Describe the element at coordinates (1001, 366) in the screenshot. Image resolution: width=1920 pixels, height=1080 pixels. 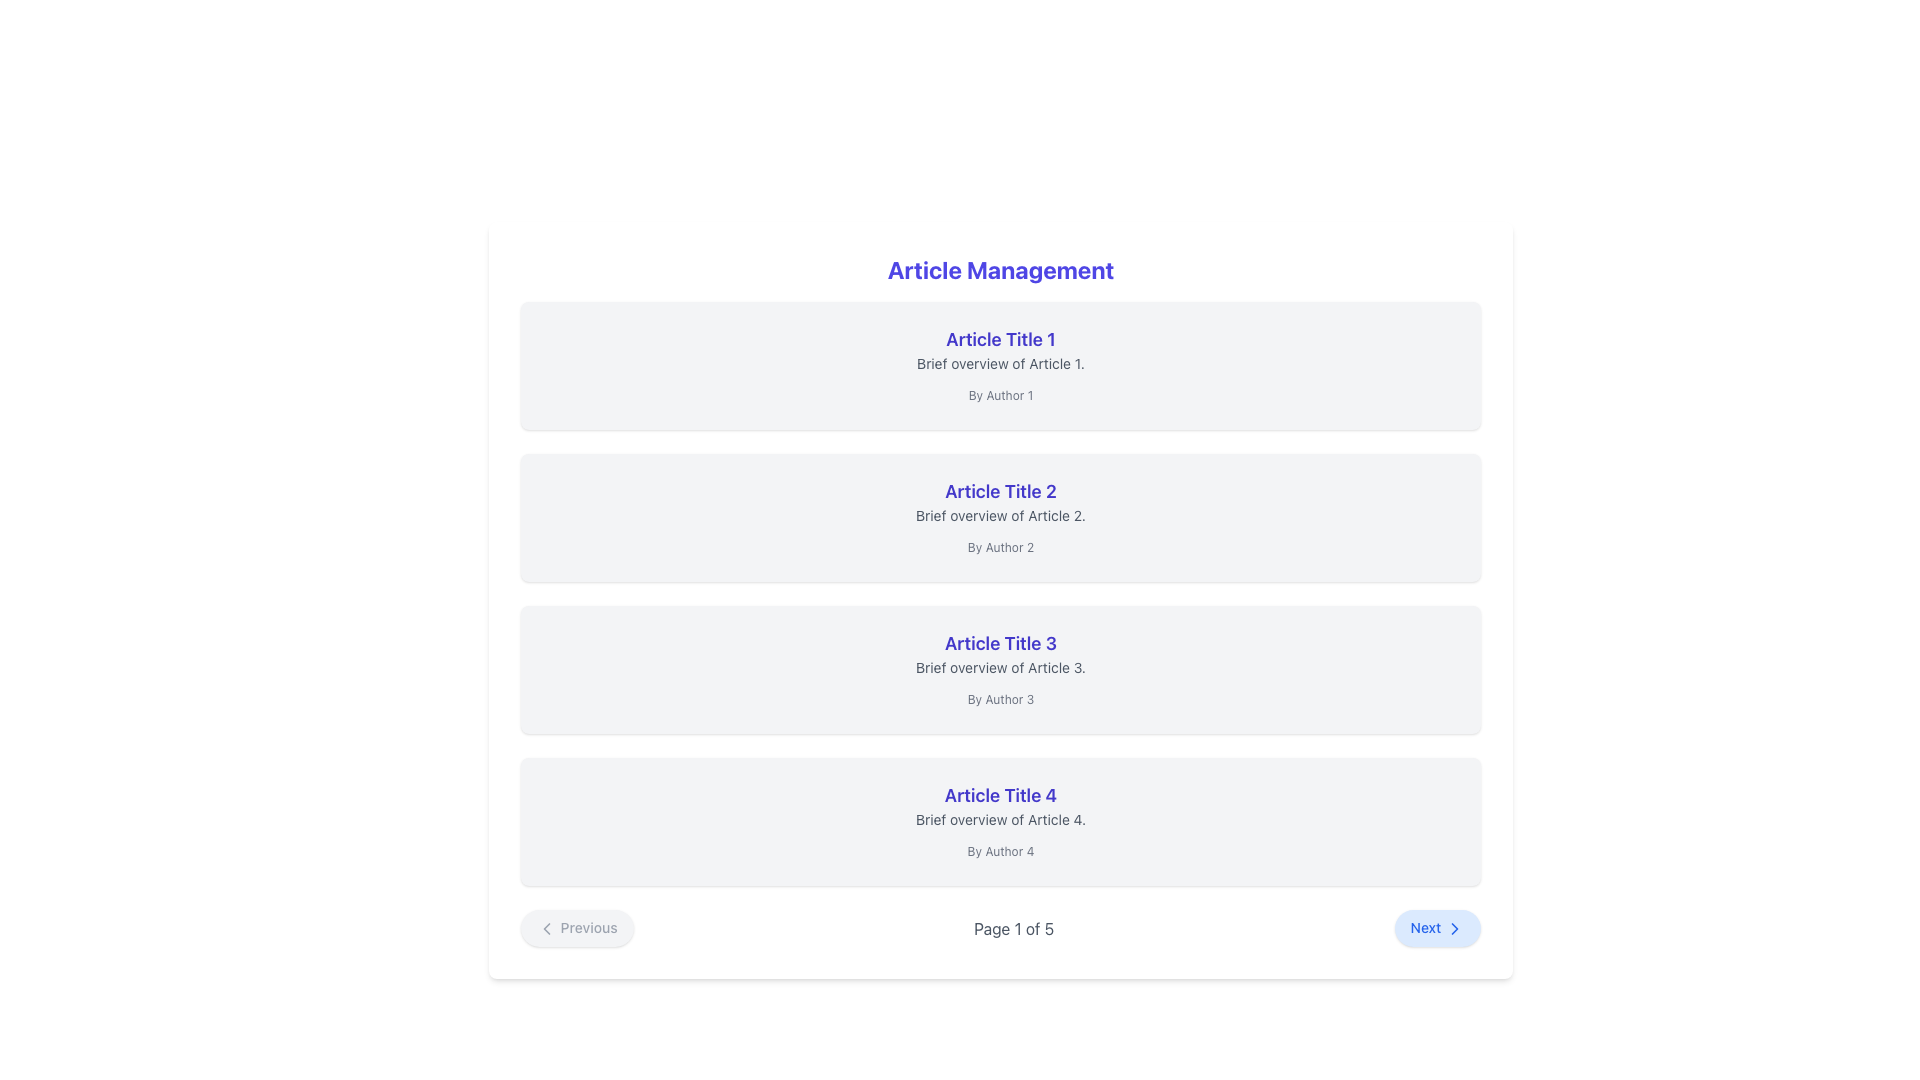
I see `the first card in the grid list of articles that displays a preview of an article including its title, brief description, and author information` at that location.